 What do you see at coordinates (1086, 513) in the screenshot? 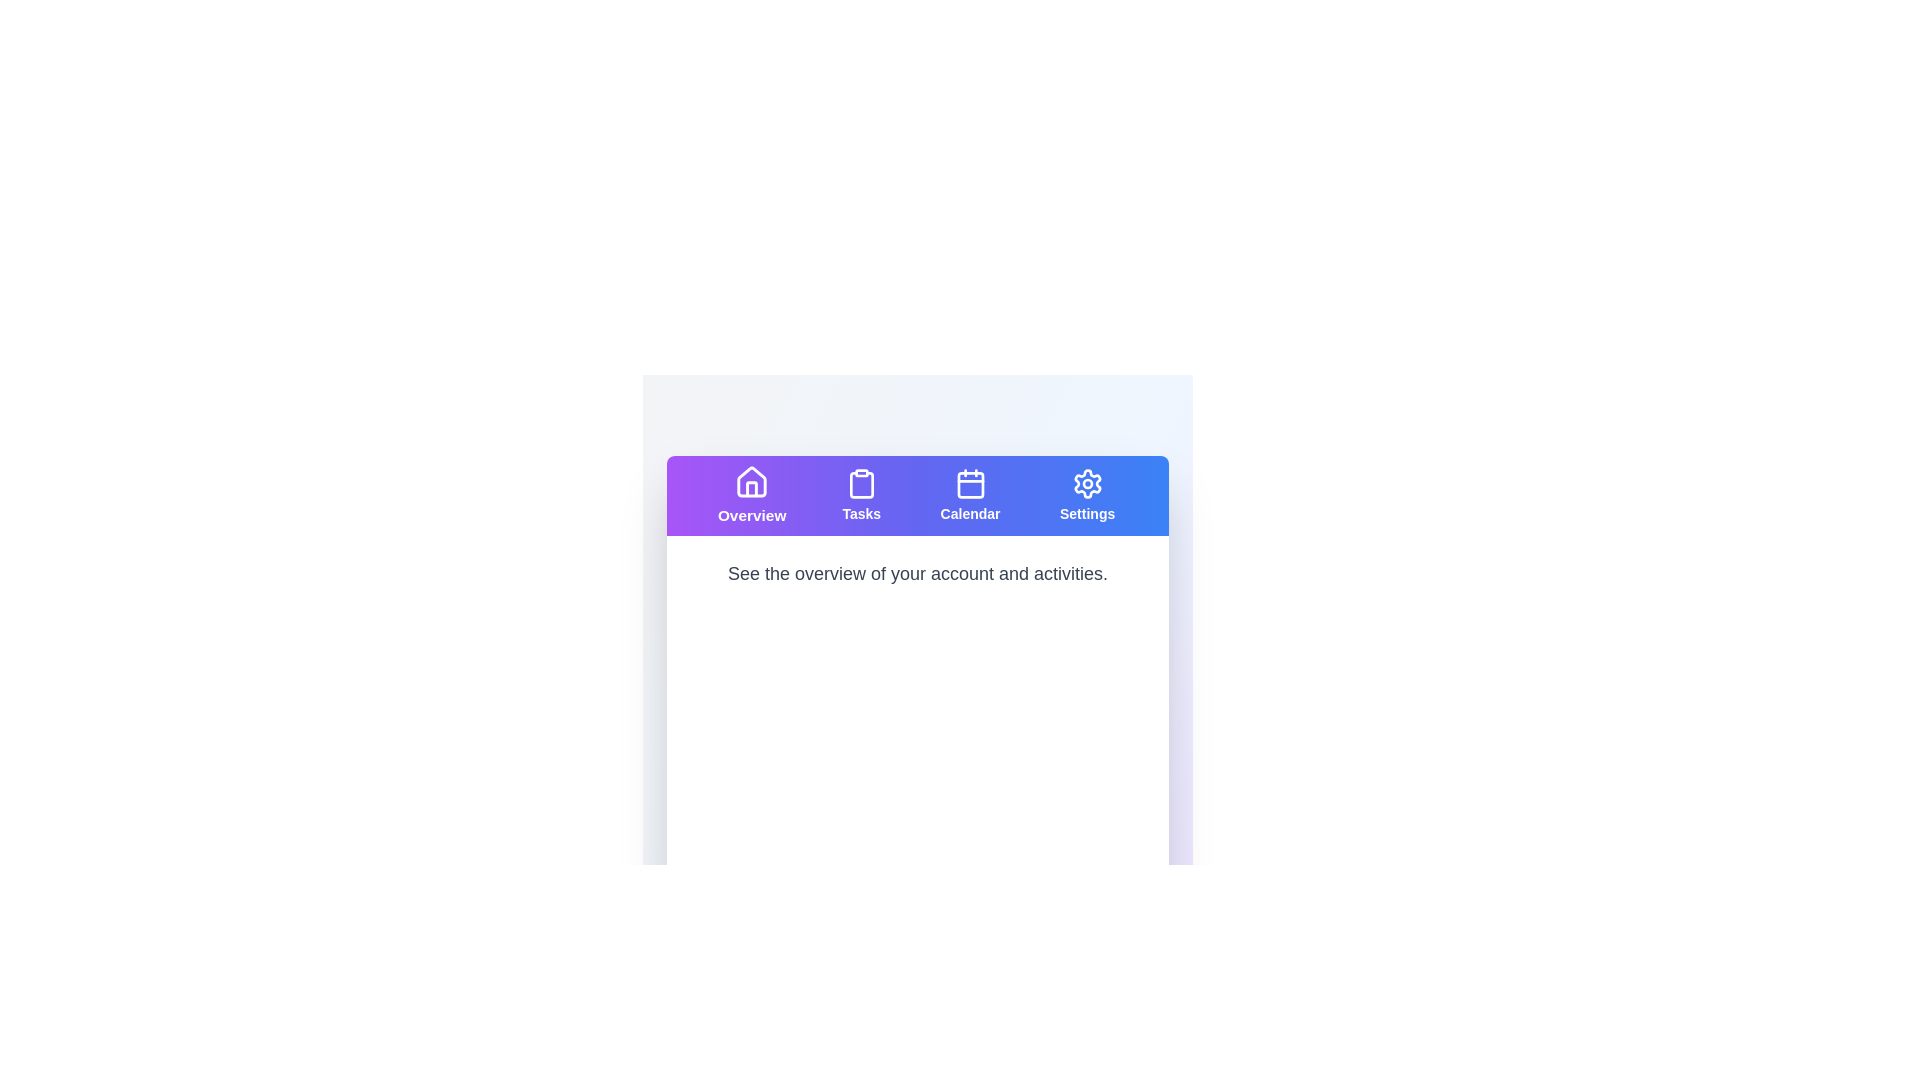
I see `the static text element labeled 'Settings', which is styled with a smaller bold font and located at the bottom of the top navigation bar` at bounding box center [1086, 513].